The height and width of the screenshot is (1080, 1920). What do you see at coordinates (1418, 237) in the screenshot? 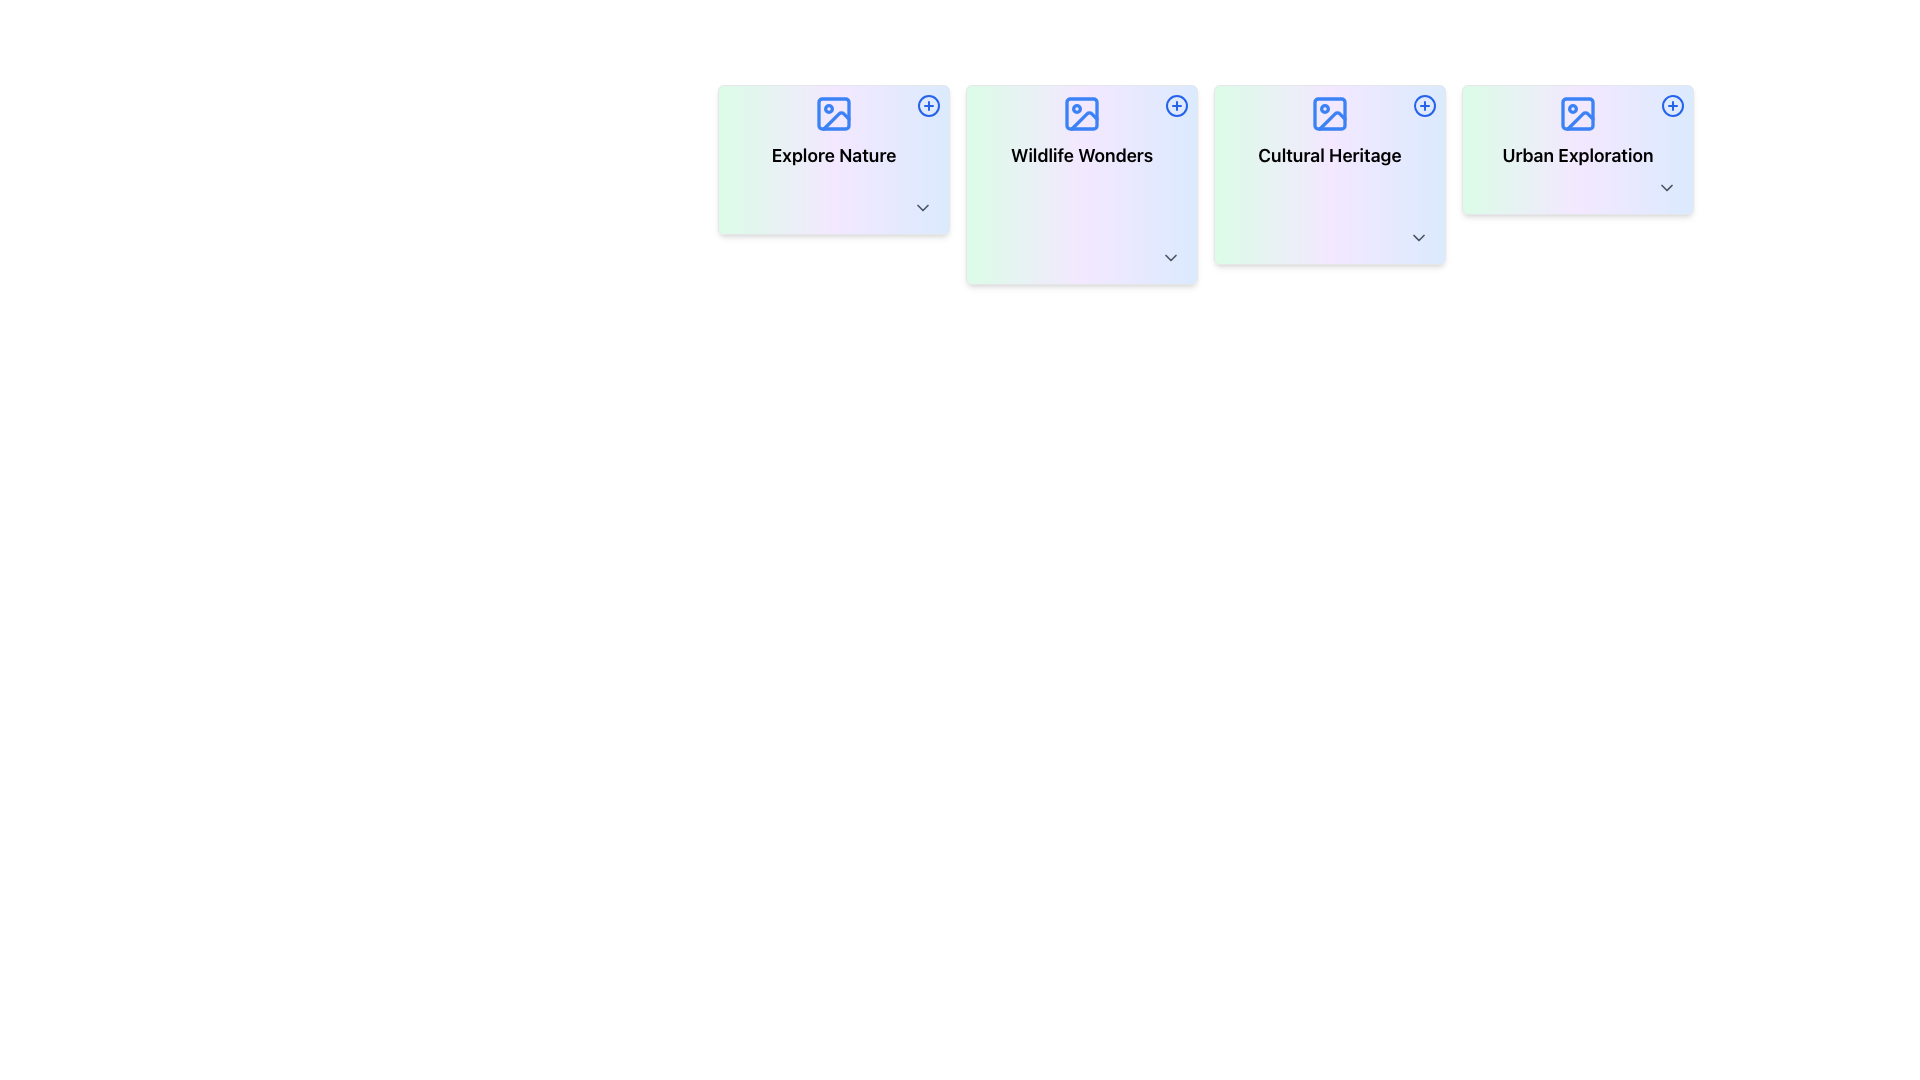
I see `the downward chevron icon button at the bottom-right corner of the 'Cultural Heritage' card` at bounding box center [1418, 237].